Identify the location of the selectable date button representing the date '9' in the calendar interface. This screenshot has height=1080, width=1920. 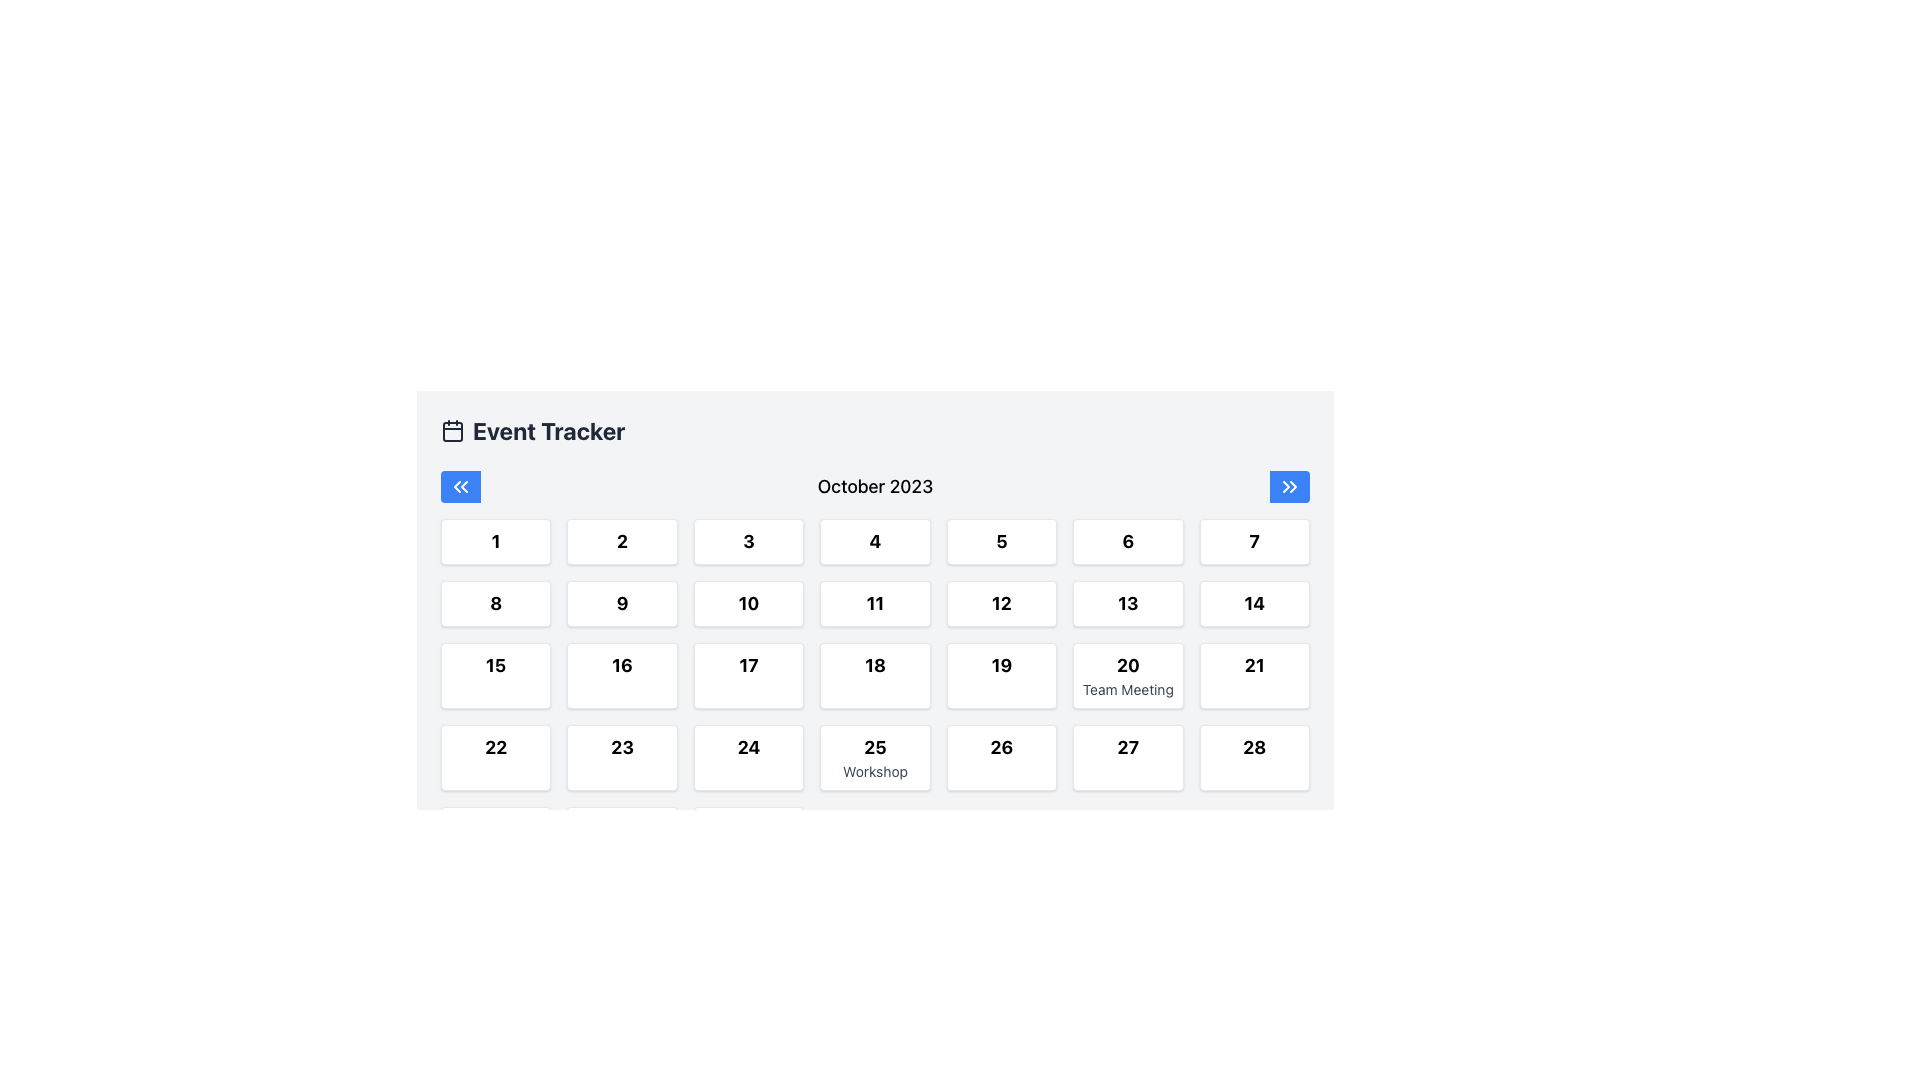
(621, 603).